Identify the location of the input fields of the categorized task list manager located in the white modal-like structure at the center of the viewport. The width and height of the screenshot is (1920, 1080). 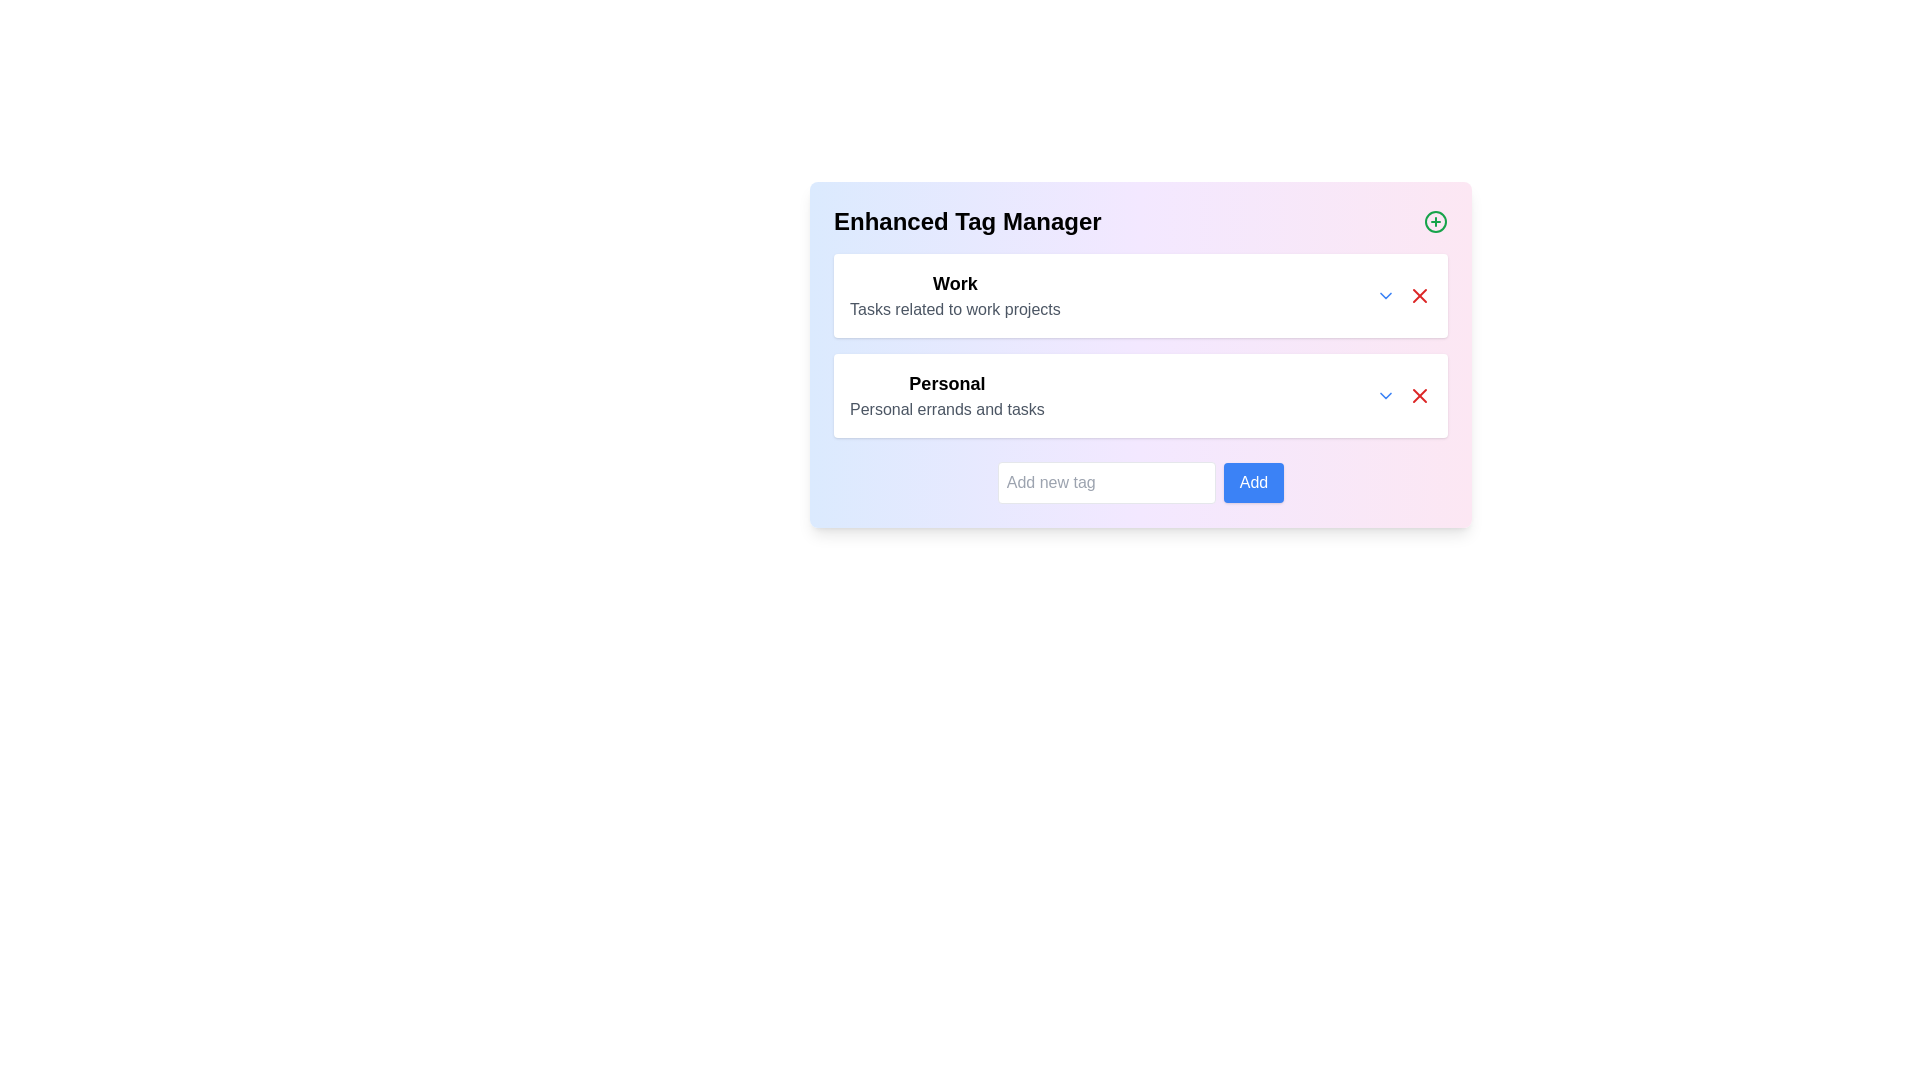
(1141, 353).